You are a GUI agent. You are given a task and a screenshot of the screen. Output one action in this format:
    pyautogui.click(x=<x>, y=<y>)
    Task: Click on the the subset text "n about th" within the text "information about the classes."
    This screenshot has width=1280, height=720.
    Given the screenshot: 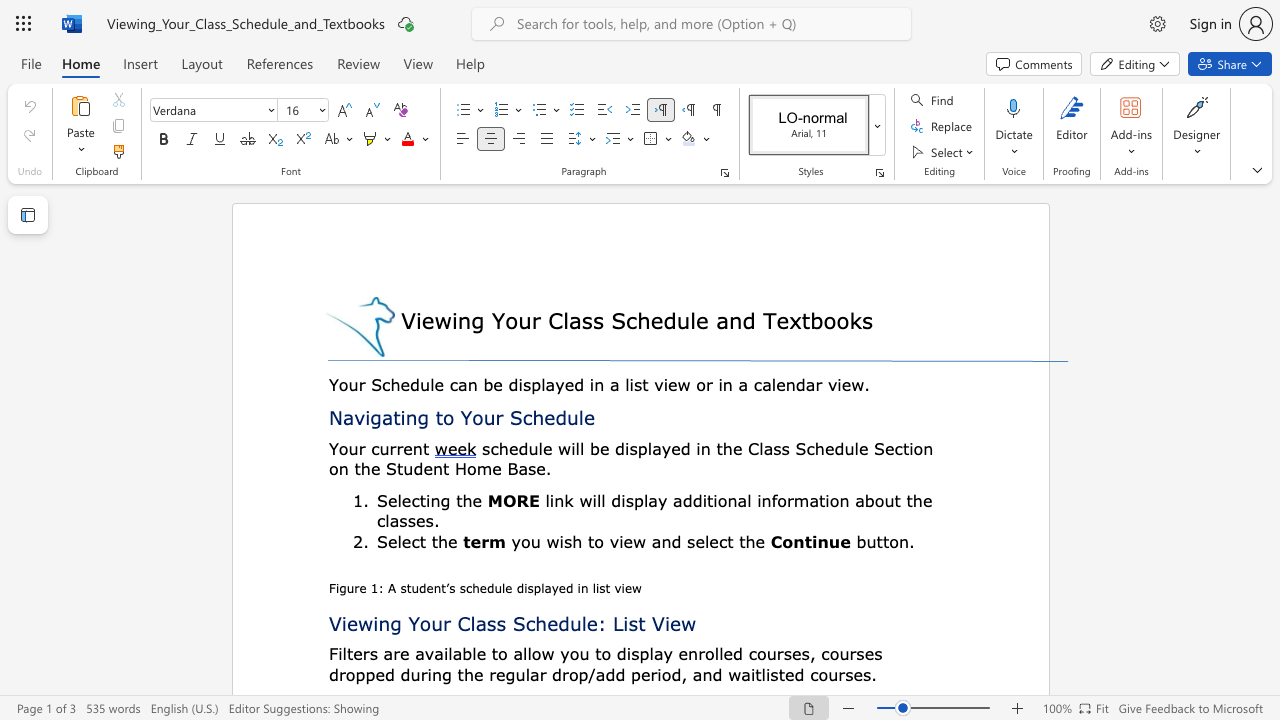 What is the action you would take?
    pyautogui.click(x=839, y=499)
    